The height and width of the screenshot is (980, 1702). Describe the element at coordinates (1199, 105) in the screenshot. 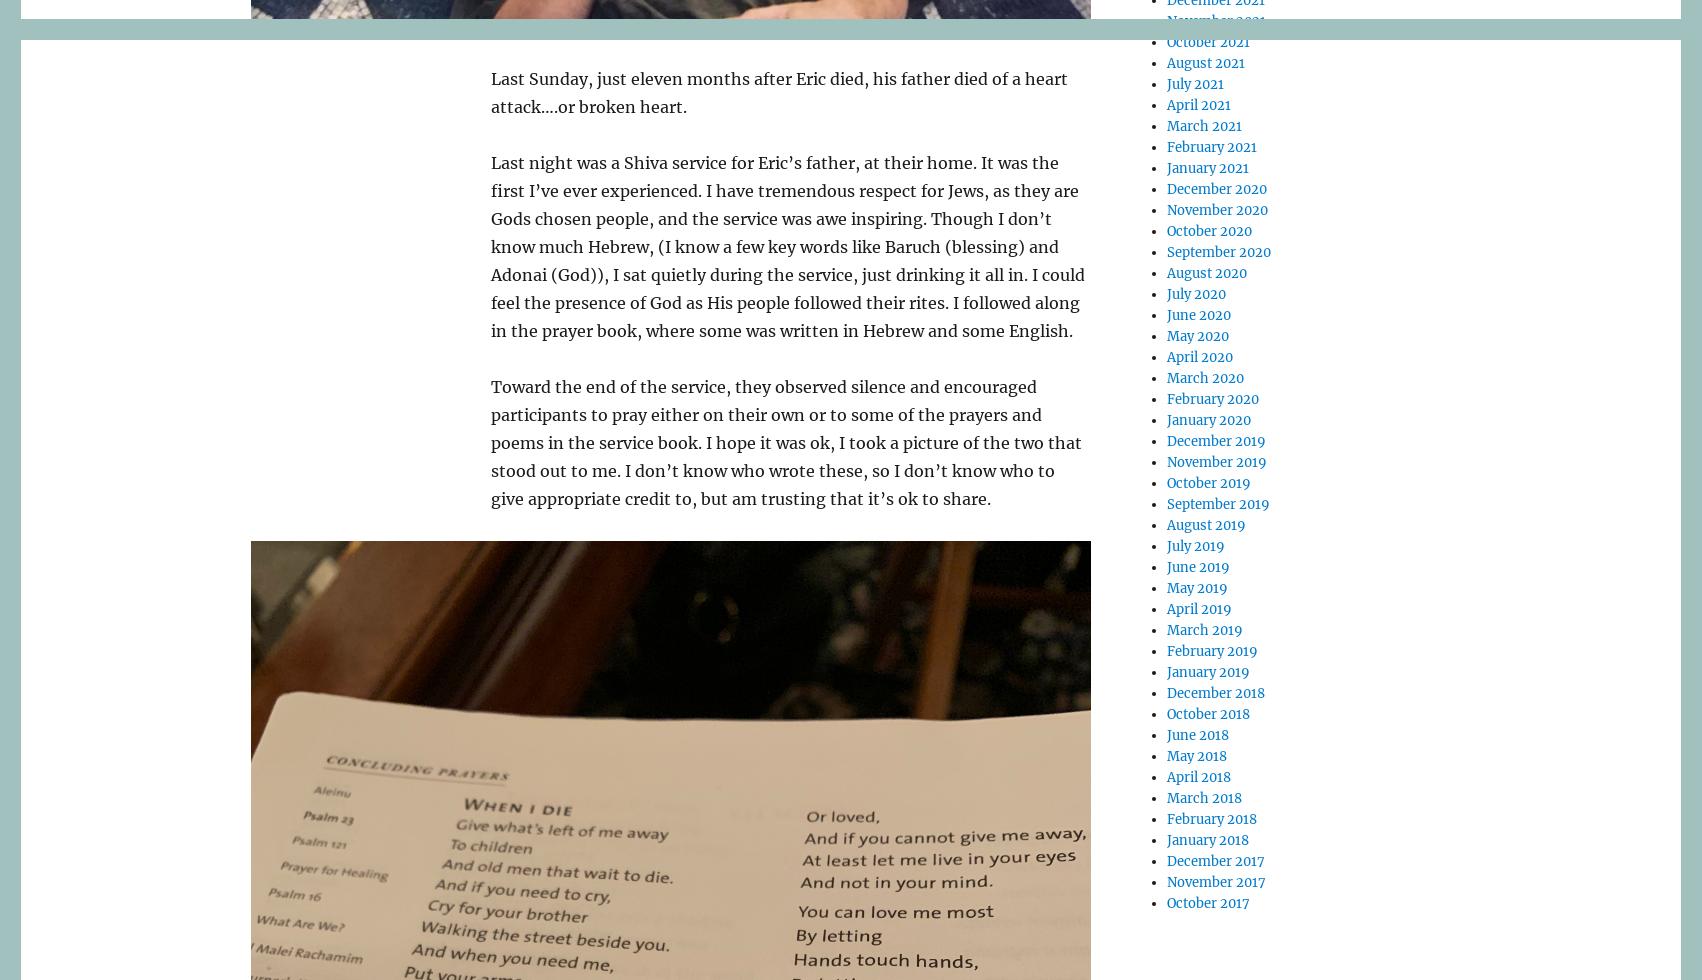

I see `'April 2021'` at that location.